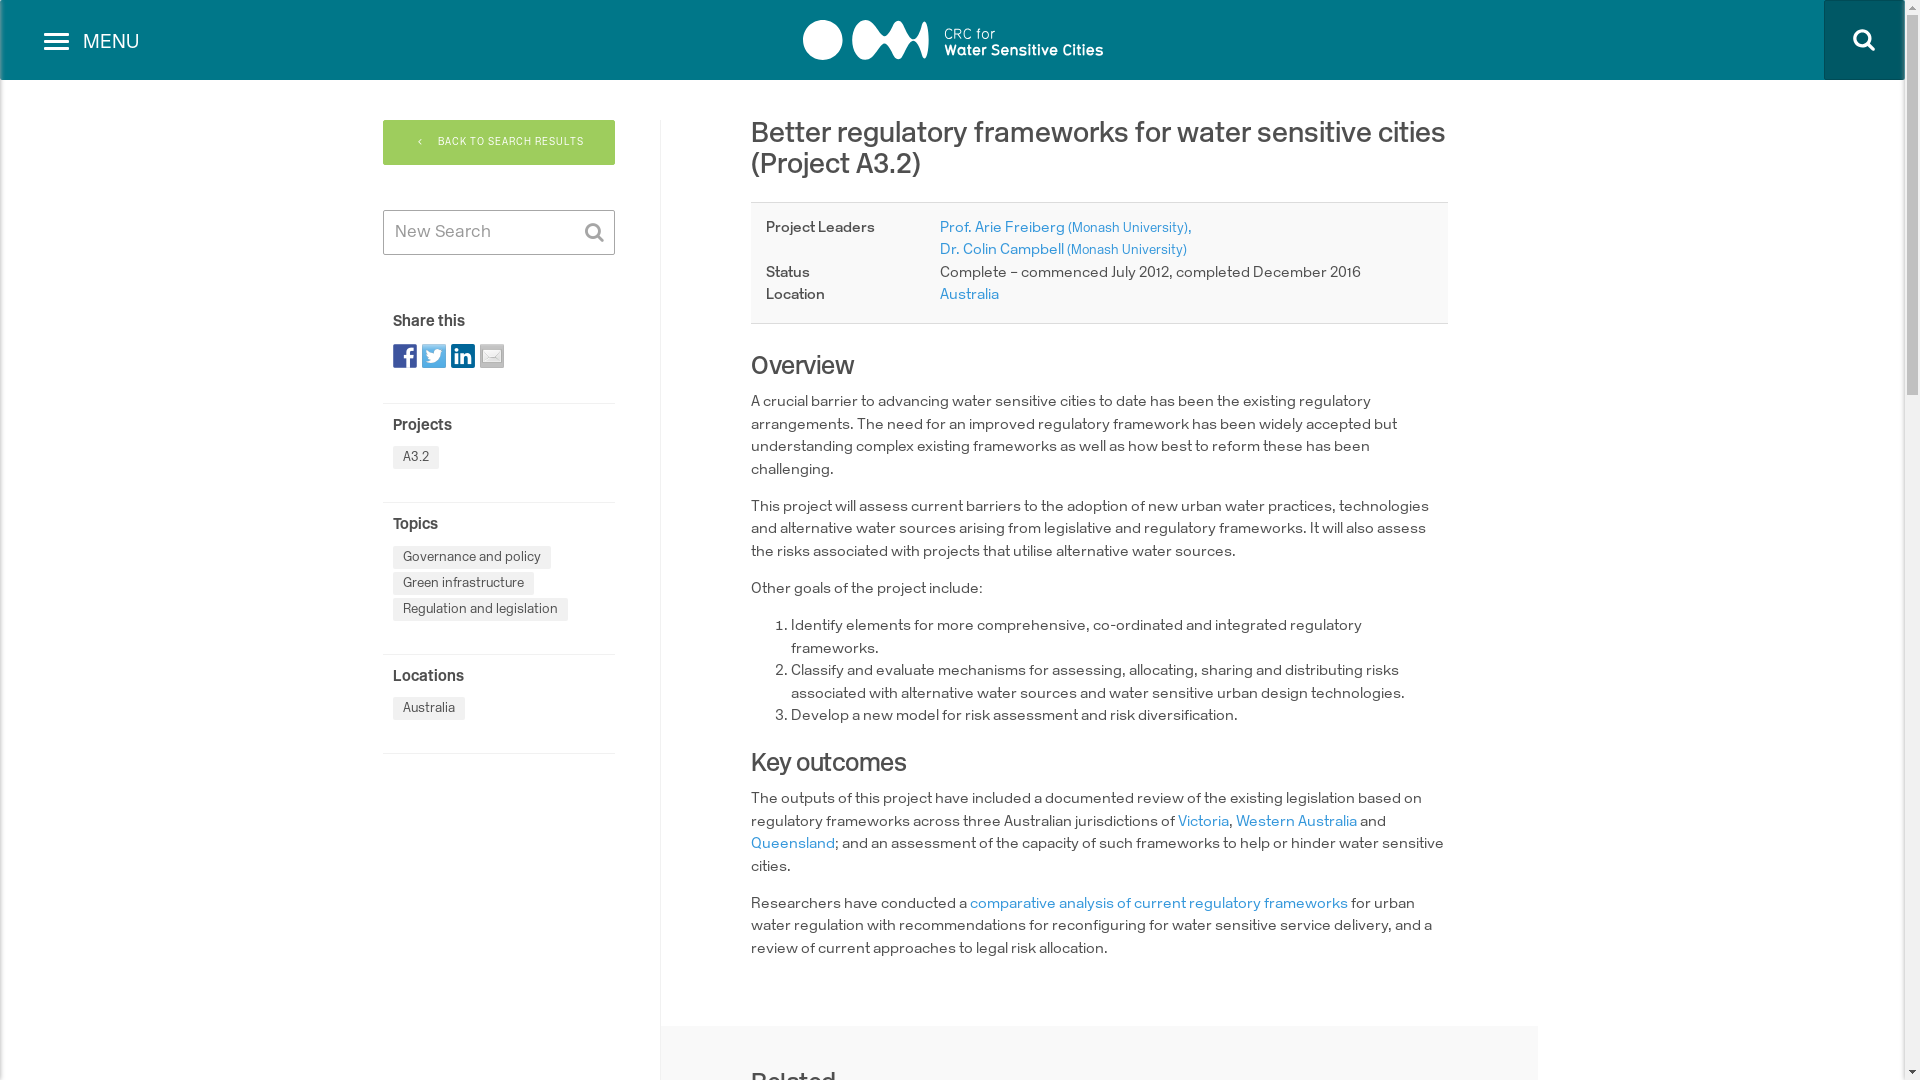 This screenshot has width=1920, height=1080. What do you see at coordinates (461, 583) in the screenshot?
I see `'Green infrastructure'` at bounding box center [461, 583].